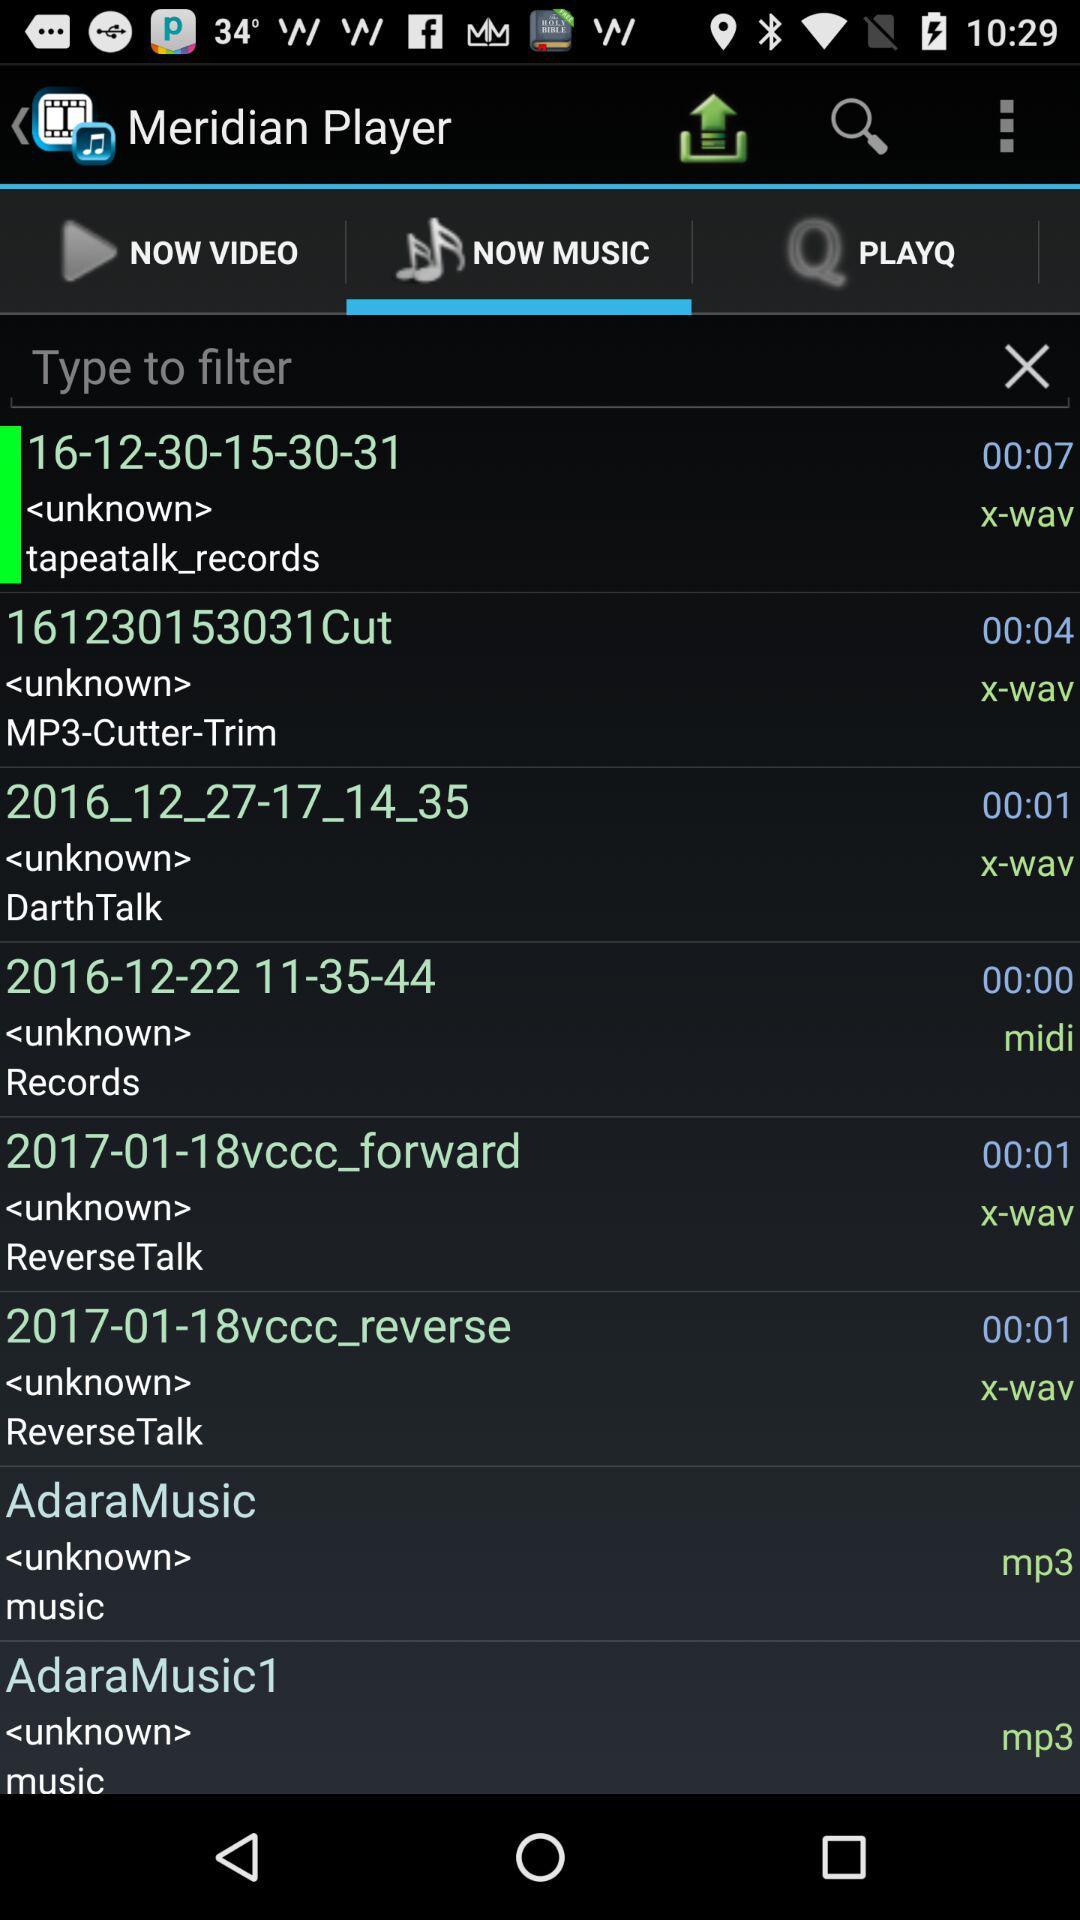  Describe the element at coordinates (1027, 366) in the screenshot. I see `the current window` at that location.